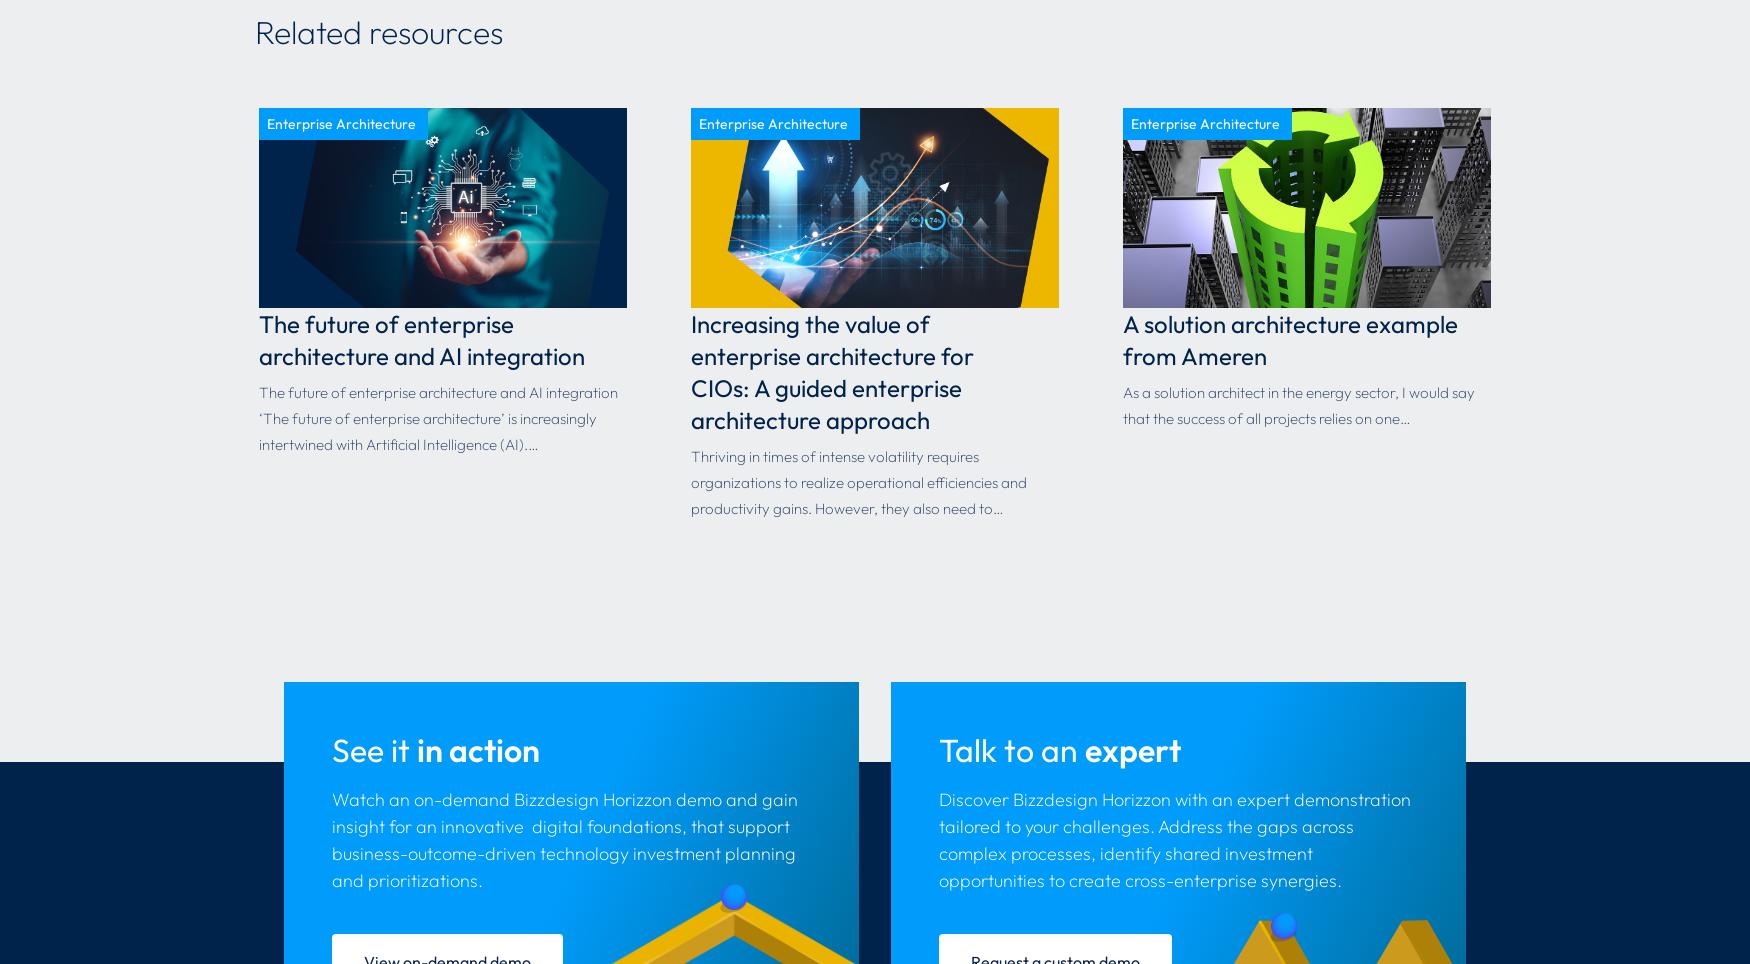 This screenshot has width=1750, height=964. Describe the element at coordinates (1131, 748) in the screenshot. I see `'expert'` at that location.